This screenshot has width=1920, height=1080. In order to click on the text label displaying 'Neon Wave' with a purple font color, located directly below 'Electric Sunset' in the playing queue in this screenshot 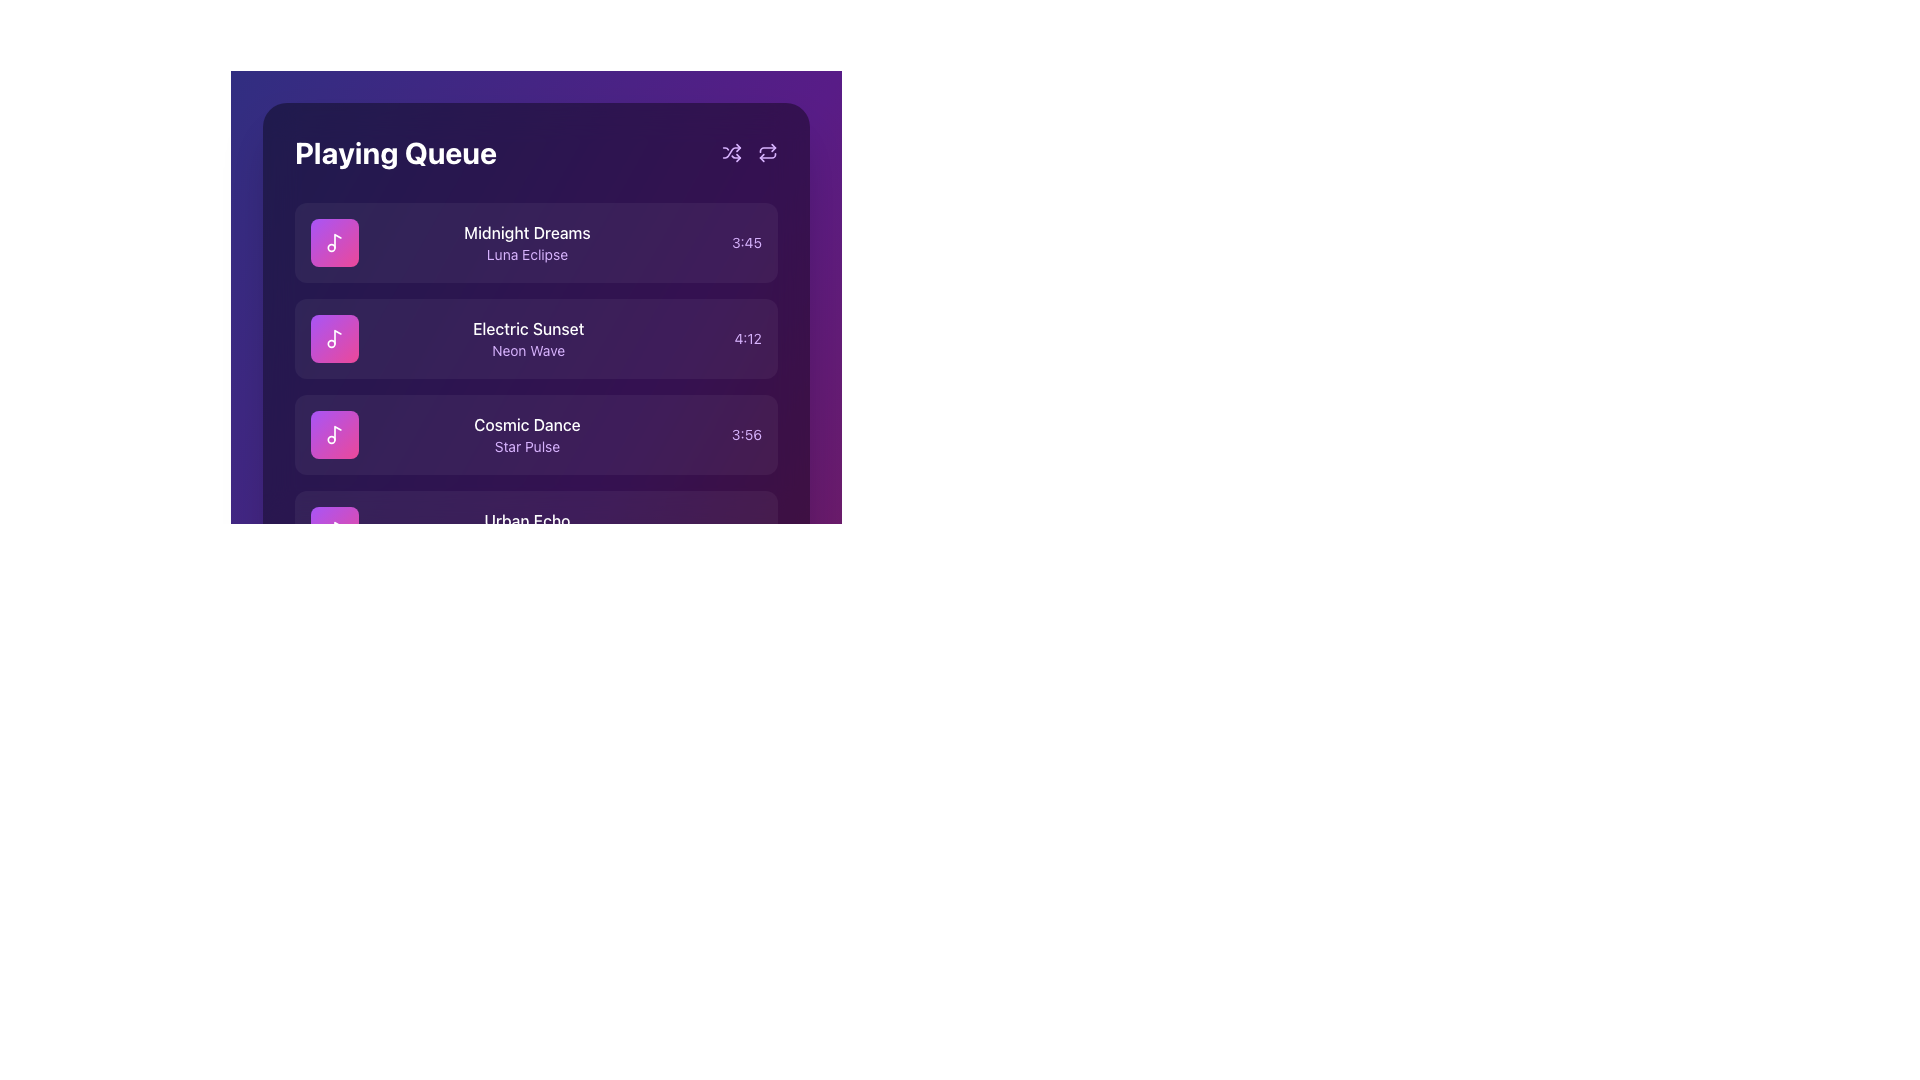, I will do `click(528, 350)`.